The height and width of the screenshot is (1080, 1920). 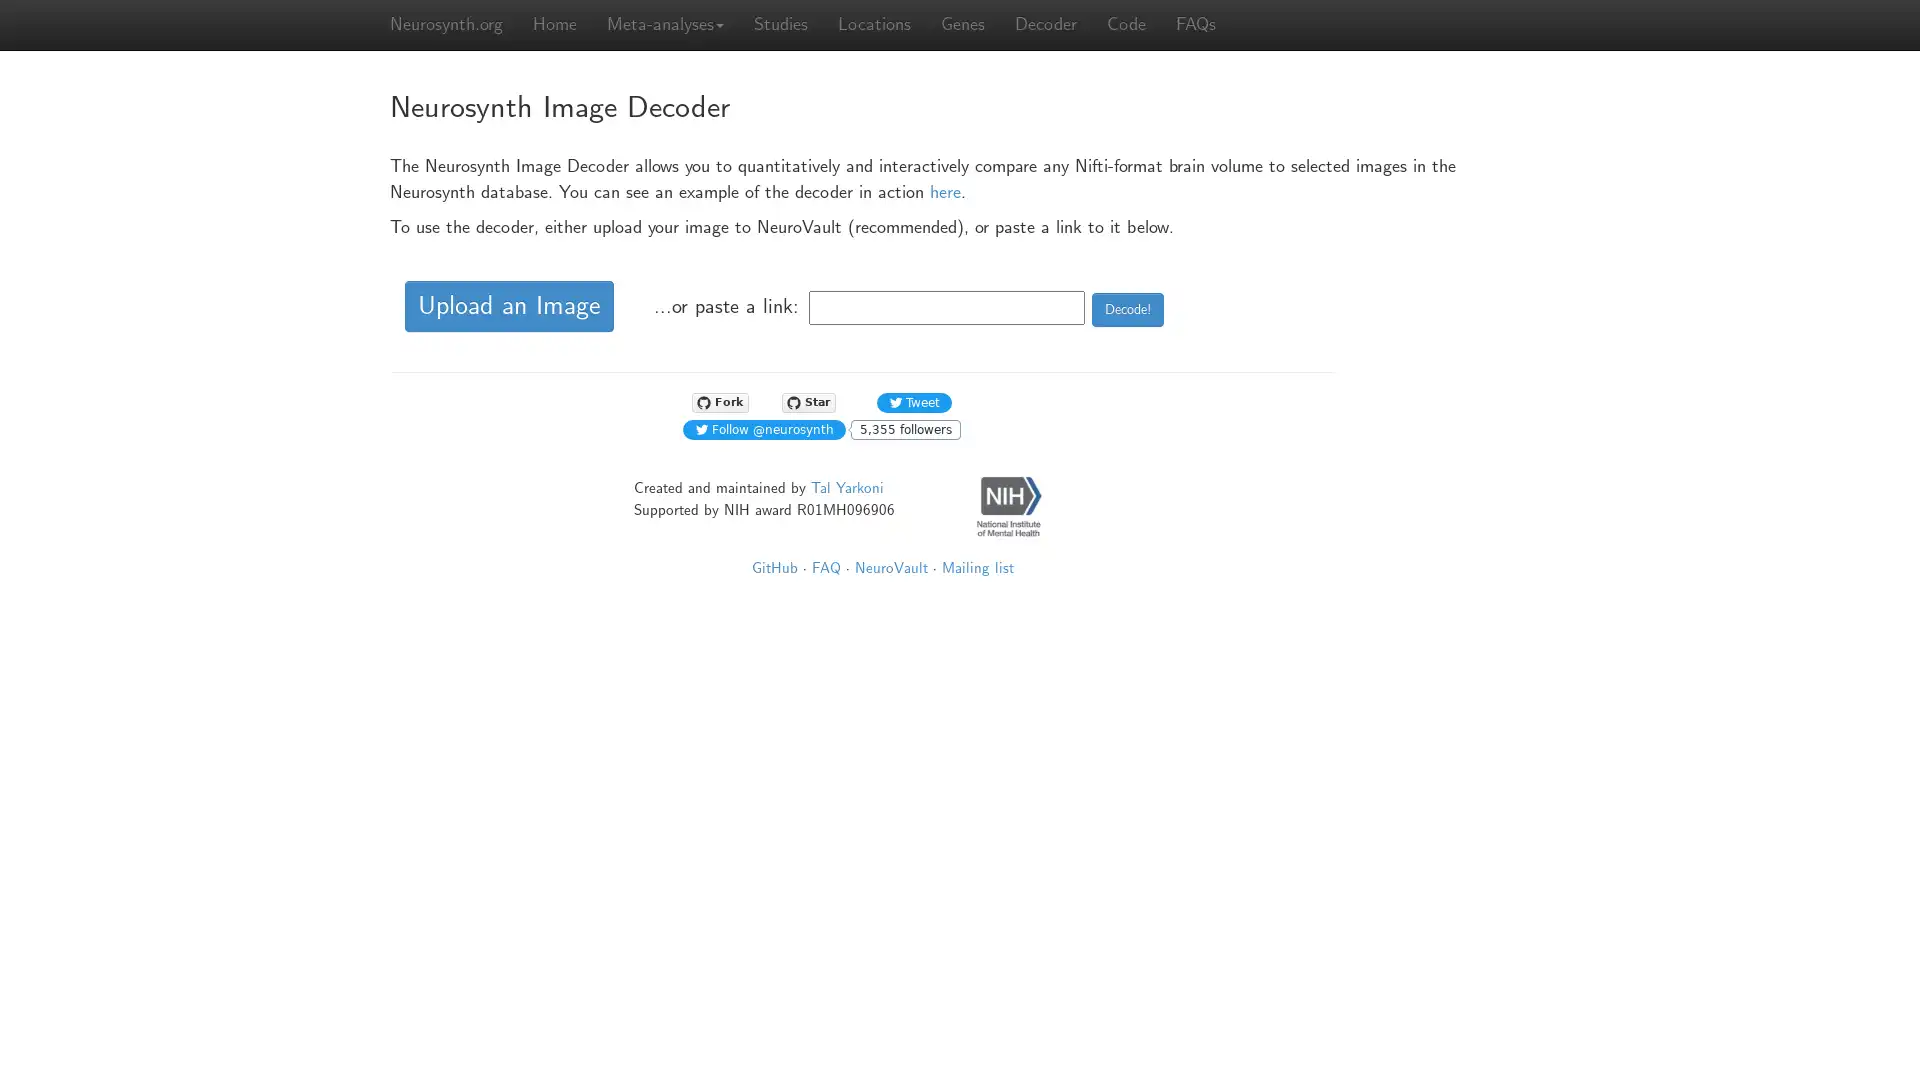 What do you see at coordinates (509, 306) in the screenshot?
I see `Upload an Image` at bounding box center [509, 306].